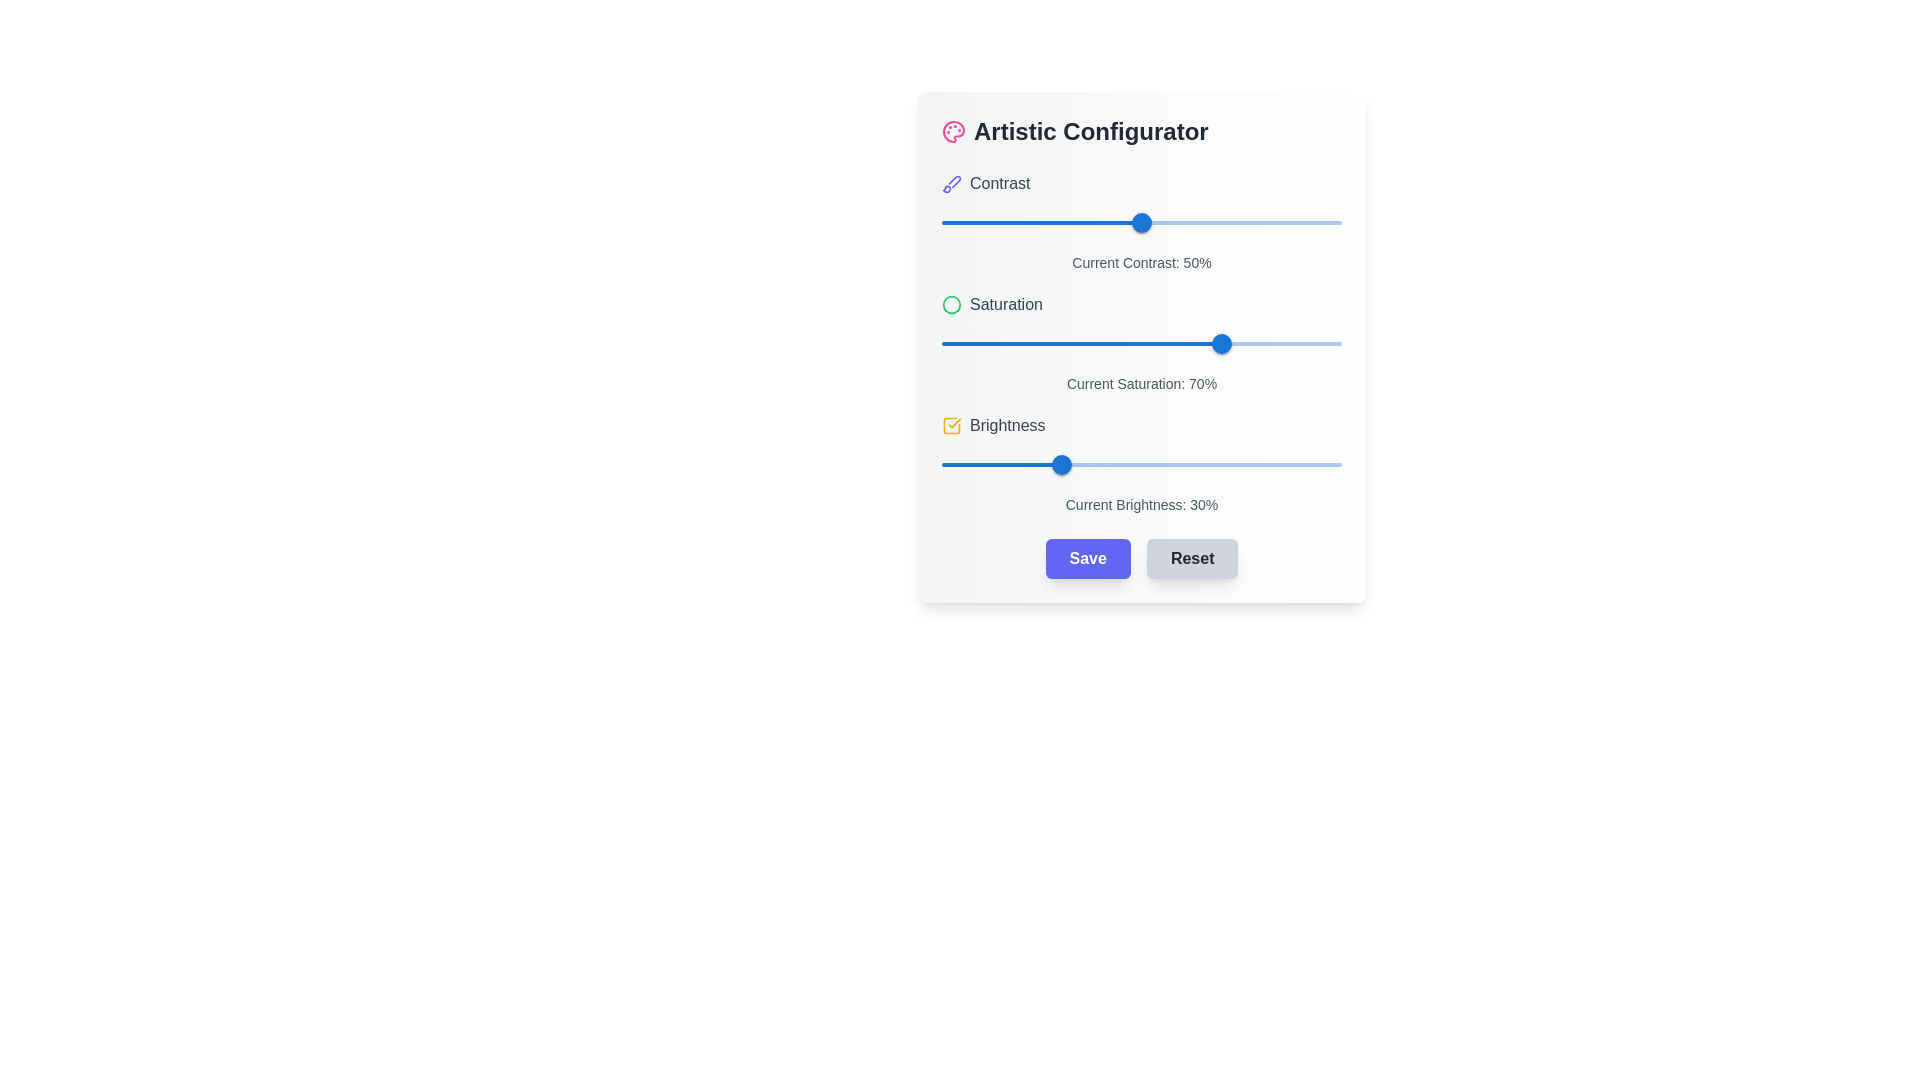  Describe the element at coordinates (961, 223) in the screenshot. I see `contrast` at that location.